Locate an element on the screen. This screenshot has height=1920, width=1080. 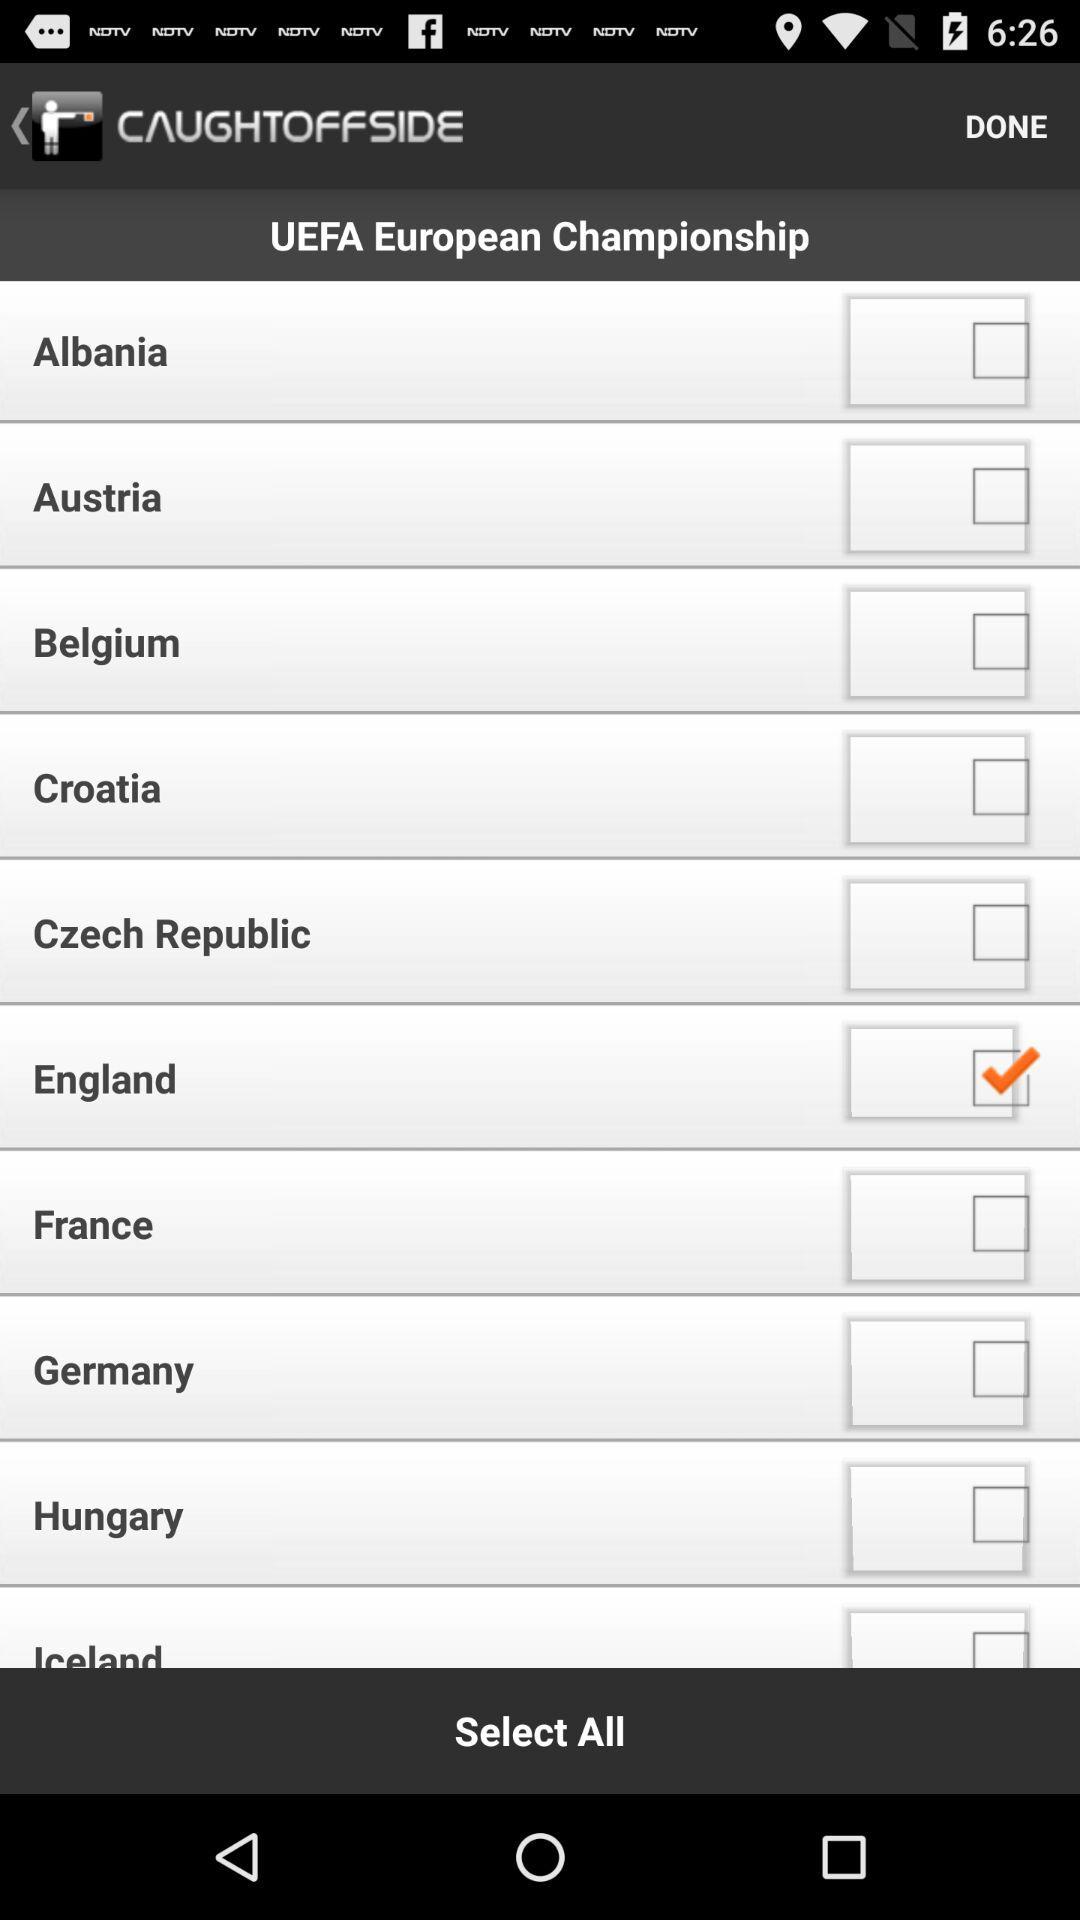
the austria item is located at coordinates (409, 496).